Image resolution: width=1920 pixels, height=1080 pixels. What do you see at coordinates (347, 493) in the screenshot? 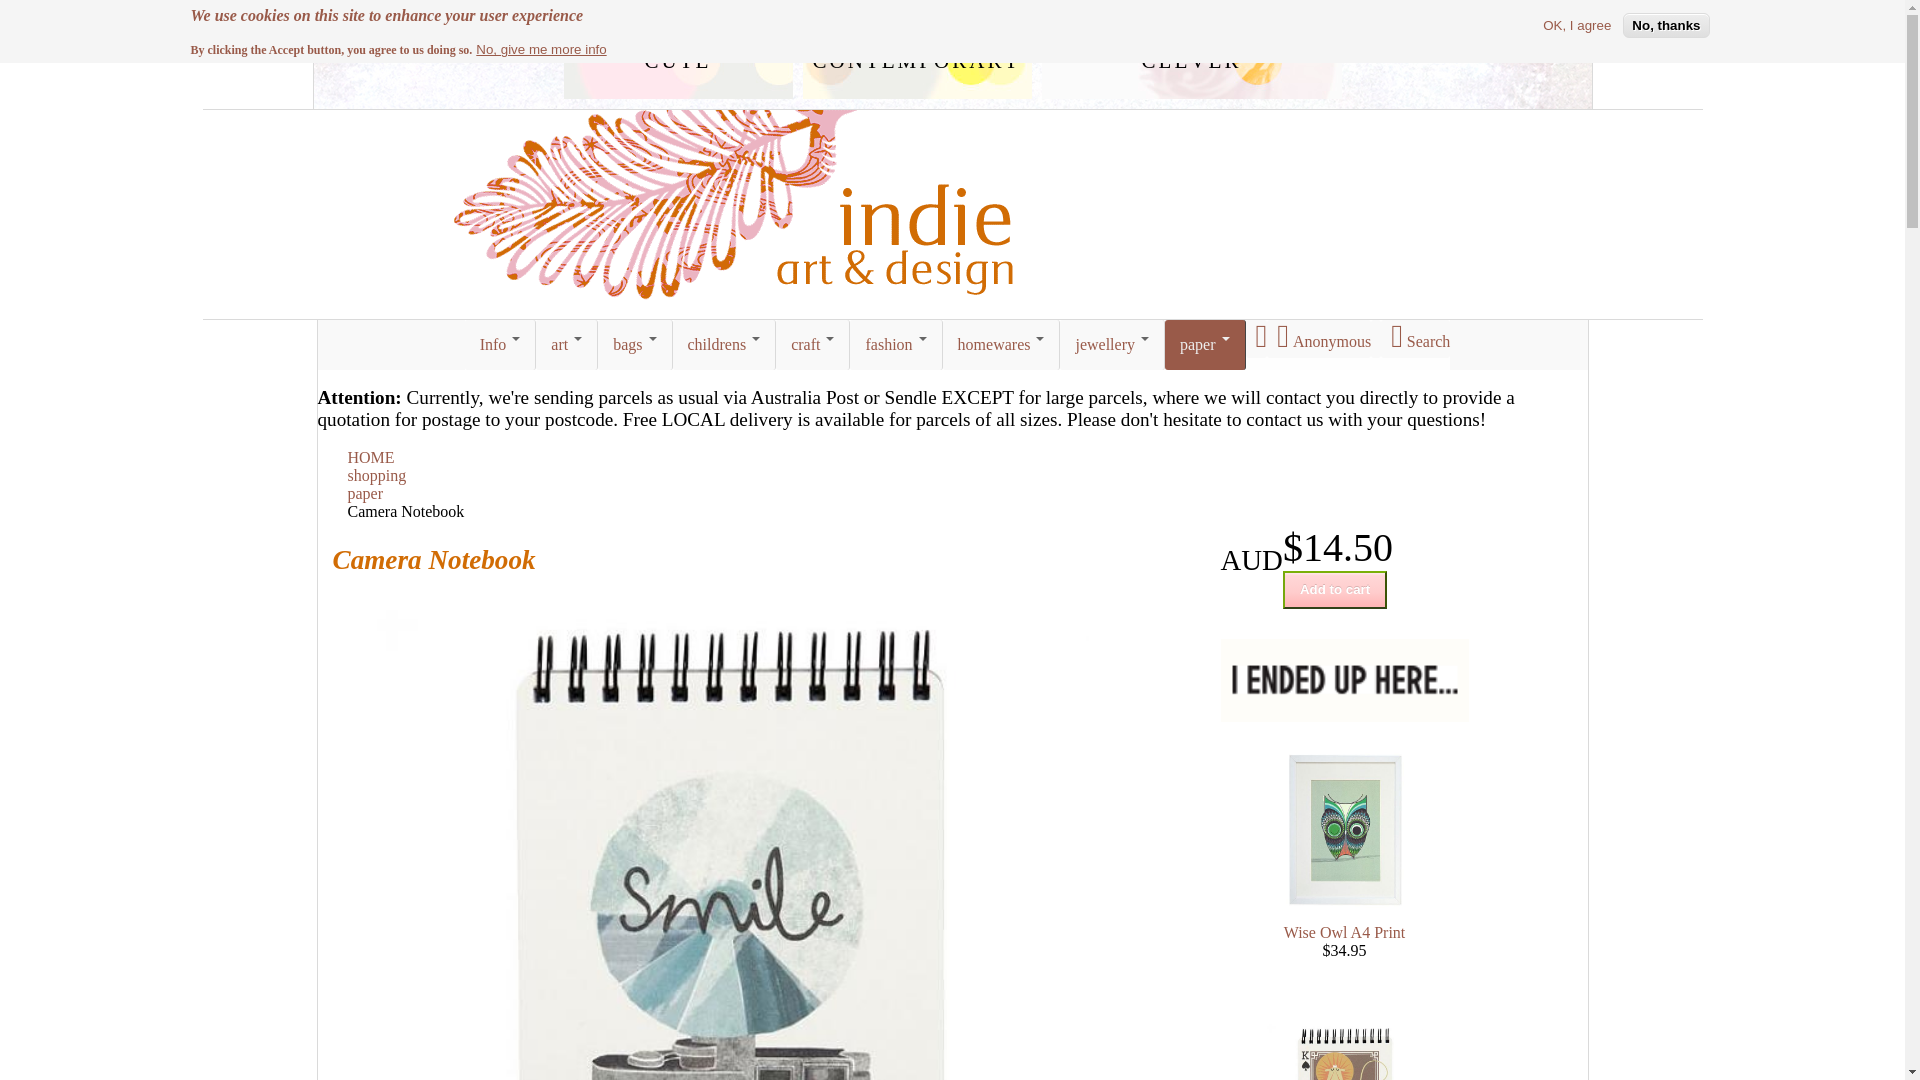
I see `'paper'` at bounding box center [347, 493].